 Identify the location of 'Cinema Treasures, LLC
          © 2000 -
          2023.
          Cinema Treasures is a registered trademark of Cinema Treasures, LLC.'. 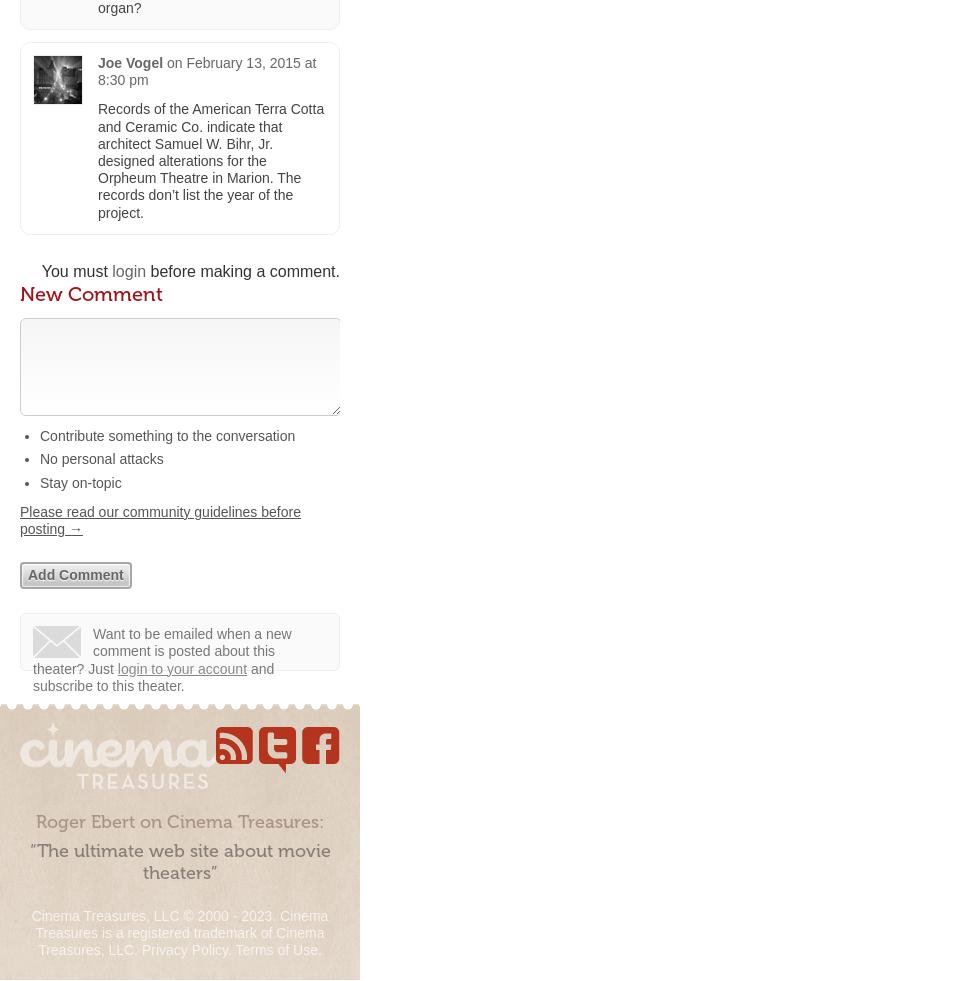
(179, 932).